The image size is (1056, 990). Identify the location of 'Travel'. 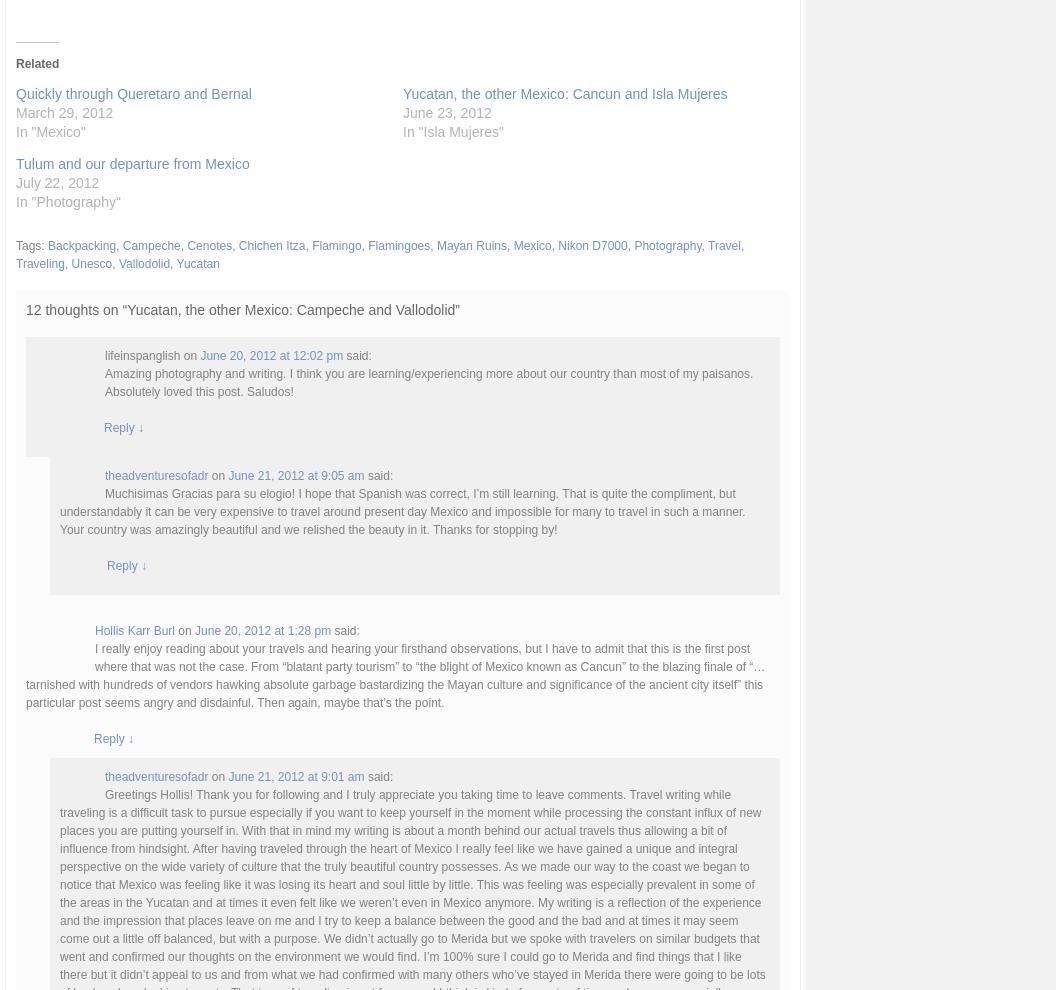
(723, 244).